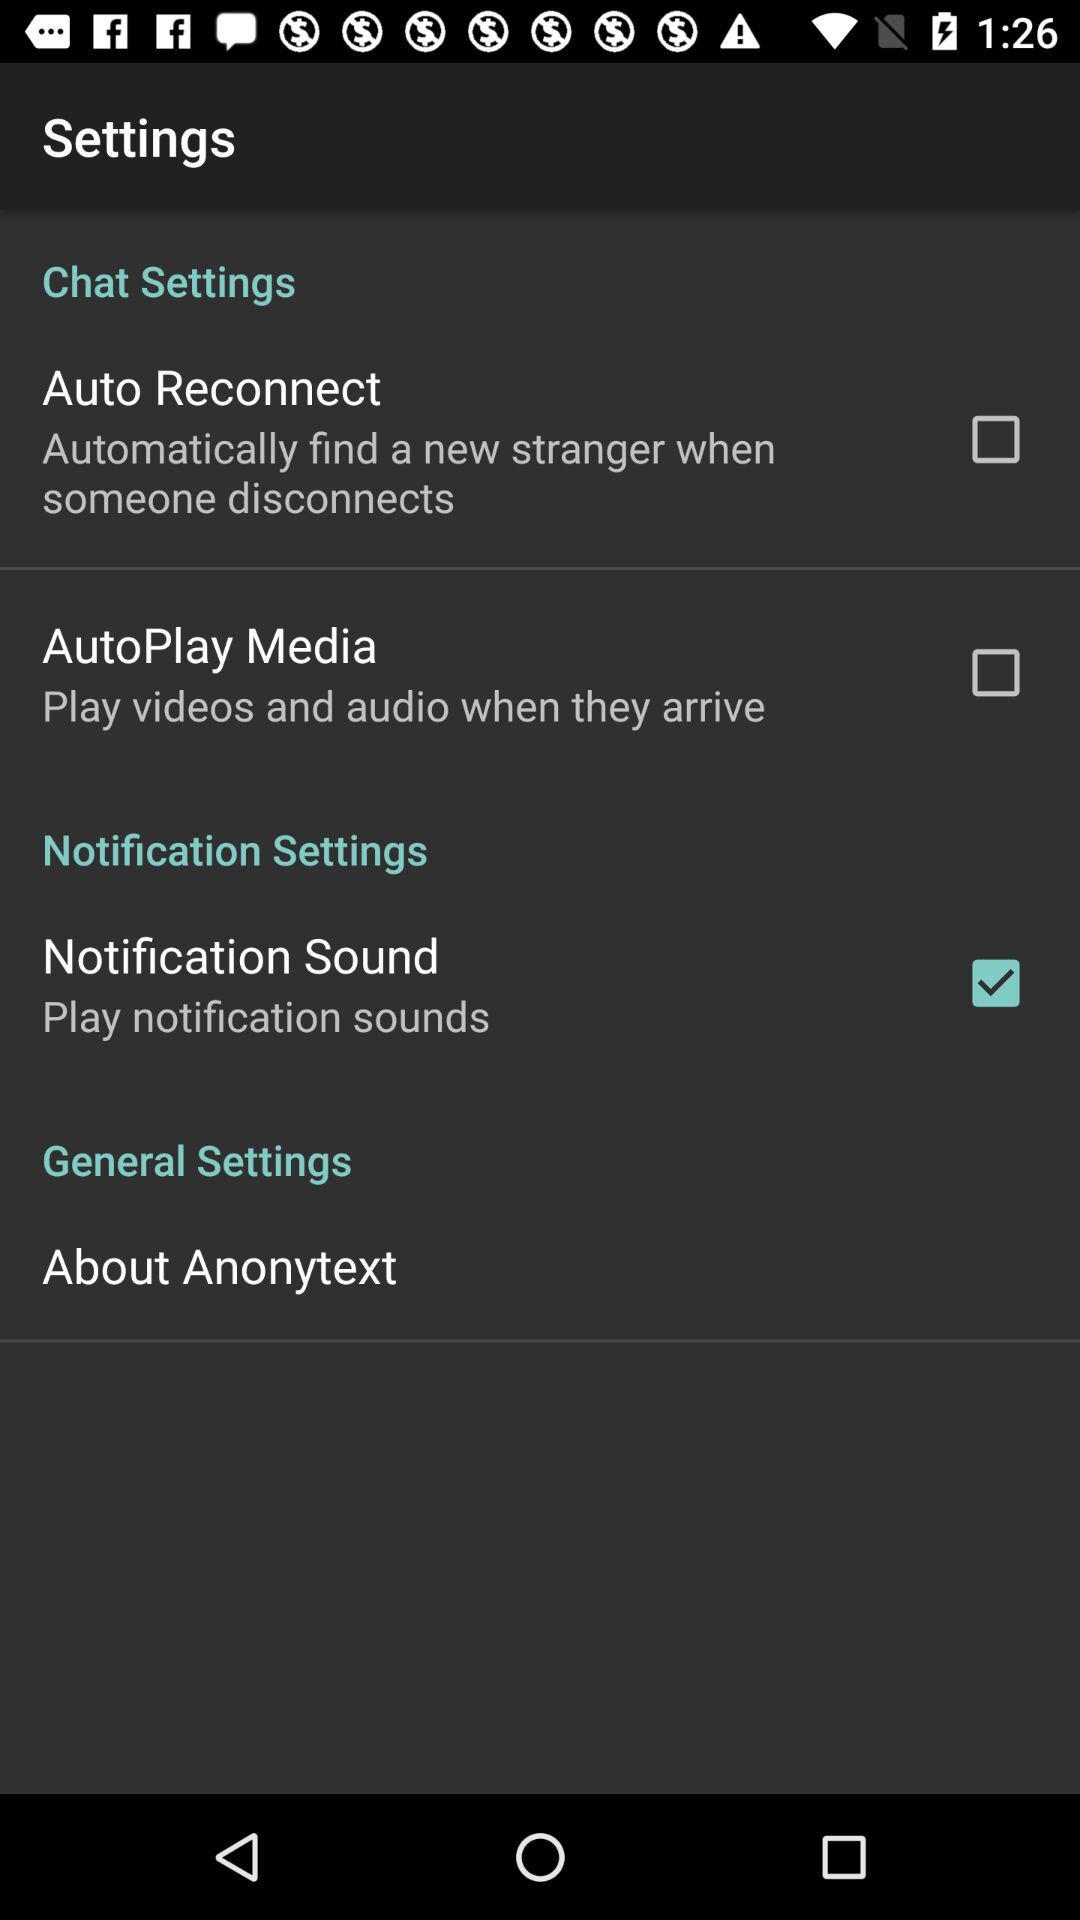  What do you see at coordinates (540, 828) in the screenshot?
I see `the notification settings icon` at bounding box center [540, 828].